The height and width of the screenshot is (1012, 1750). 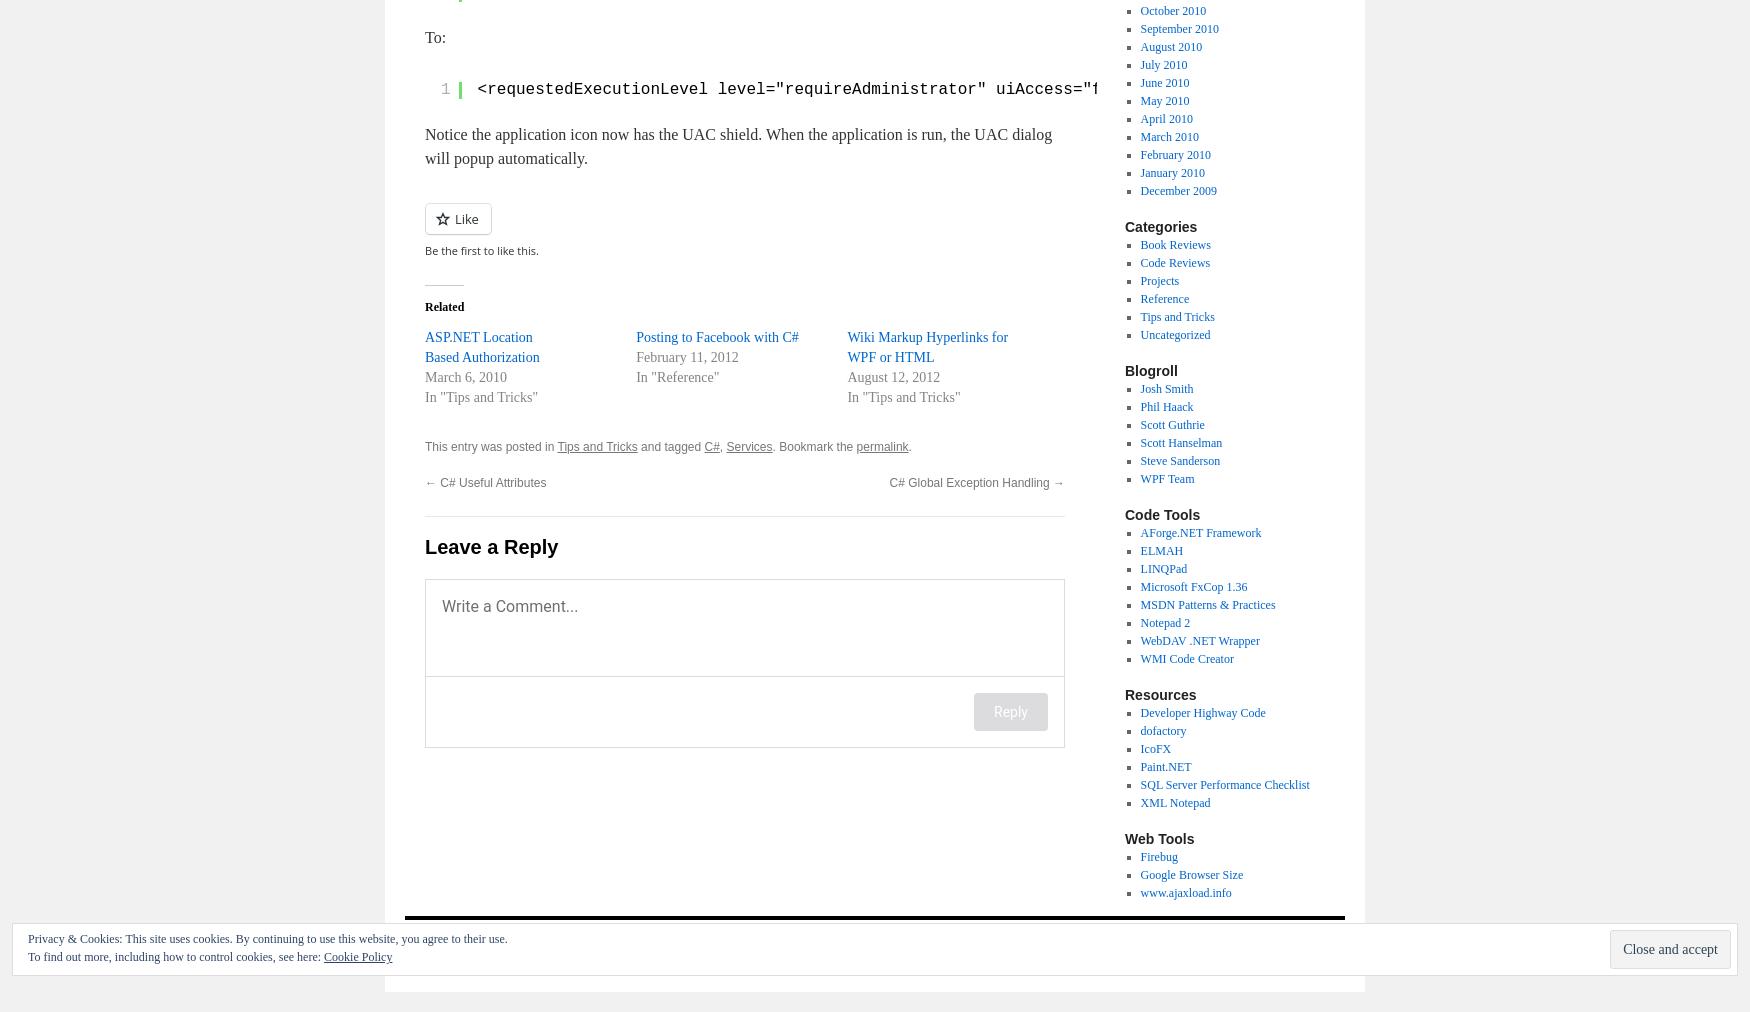 What do you see at coordinates (1176, 190) in the screenshot?
I see `'December 2009'` at bounding box center [1176, 190].